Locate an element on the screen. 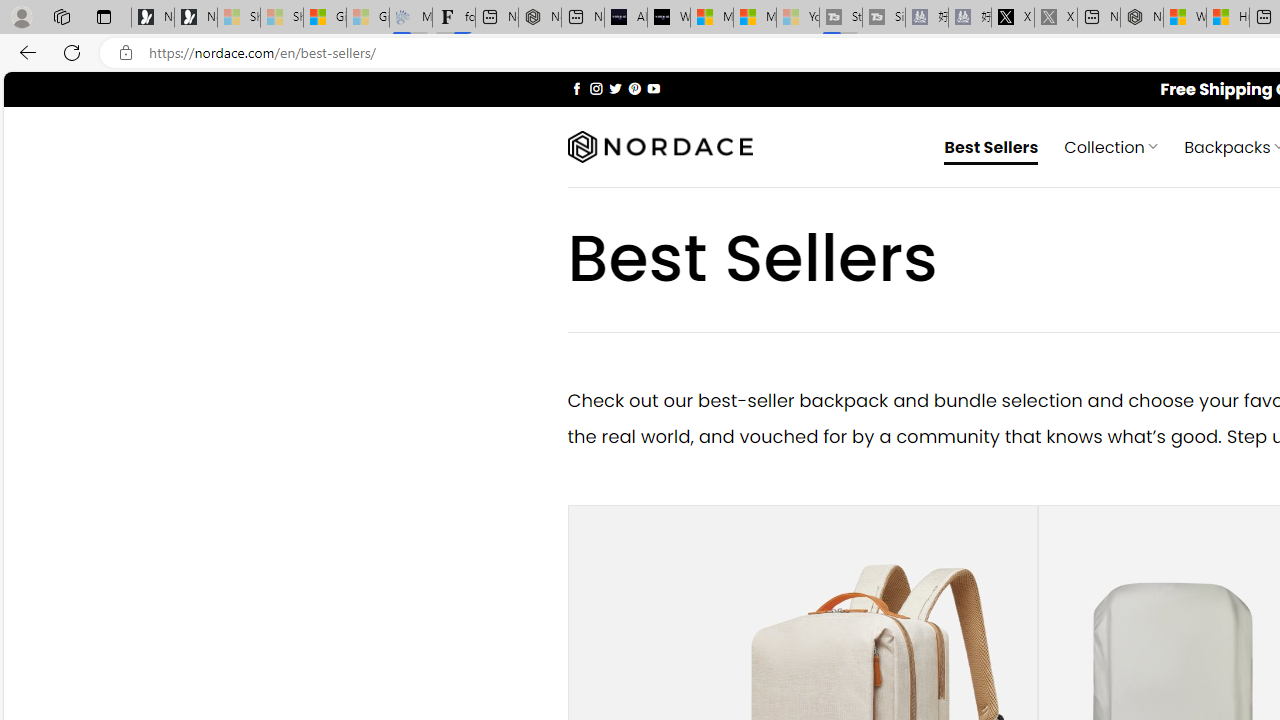  'Follow on YouTube' is located at coordinates (653, 87).